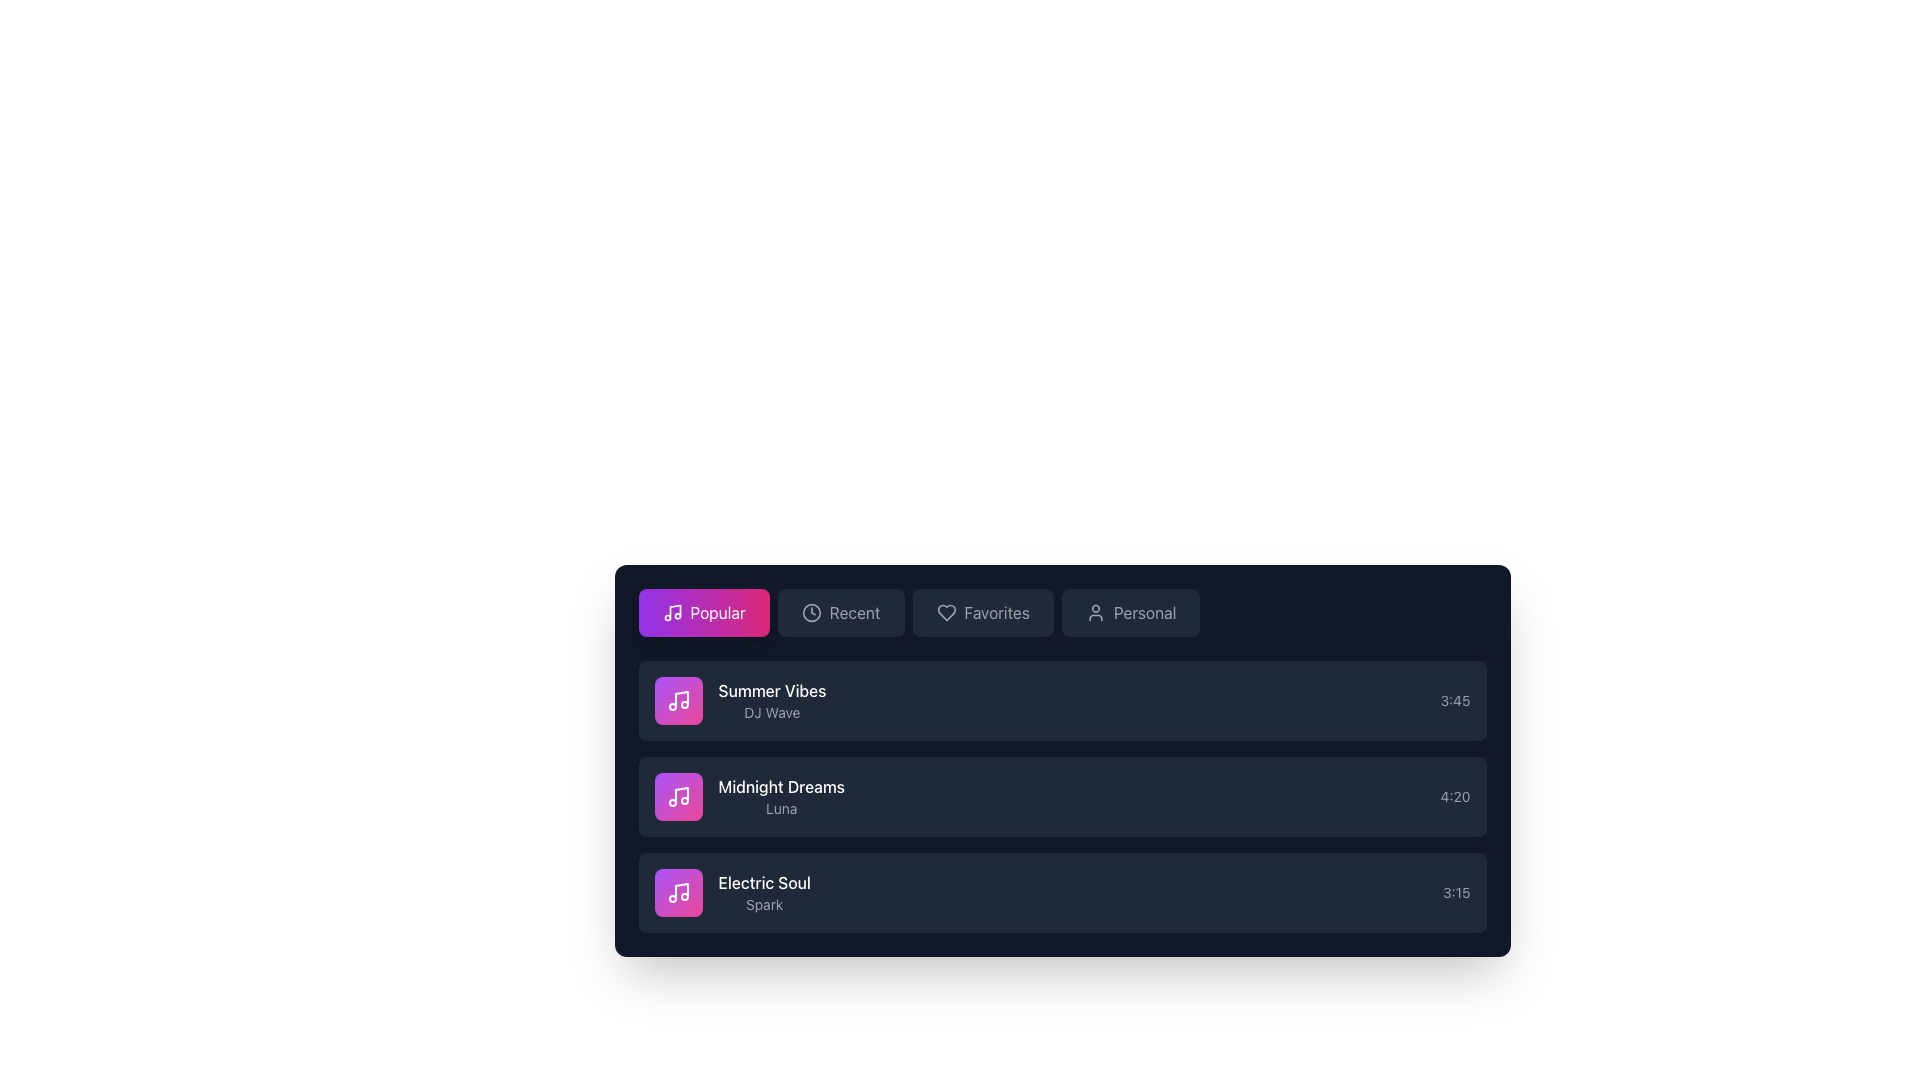  What do you see at coordinates (763, 905) in the screenshot?
I see `the text label displaying 'Spark', which is located beneath the bold text 'Electric Soul' in a dark-themed user interface, part of the last entry in a list of tracks` at bounding box center [763, 905].